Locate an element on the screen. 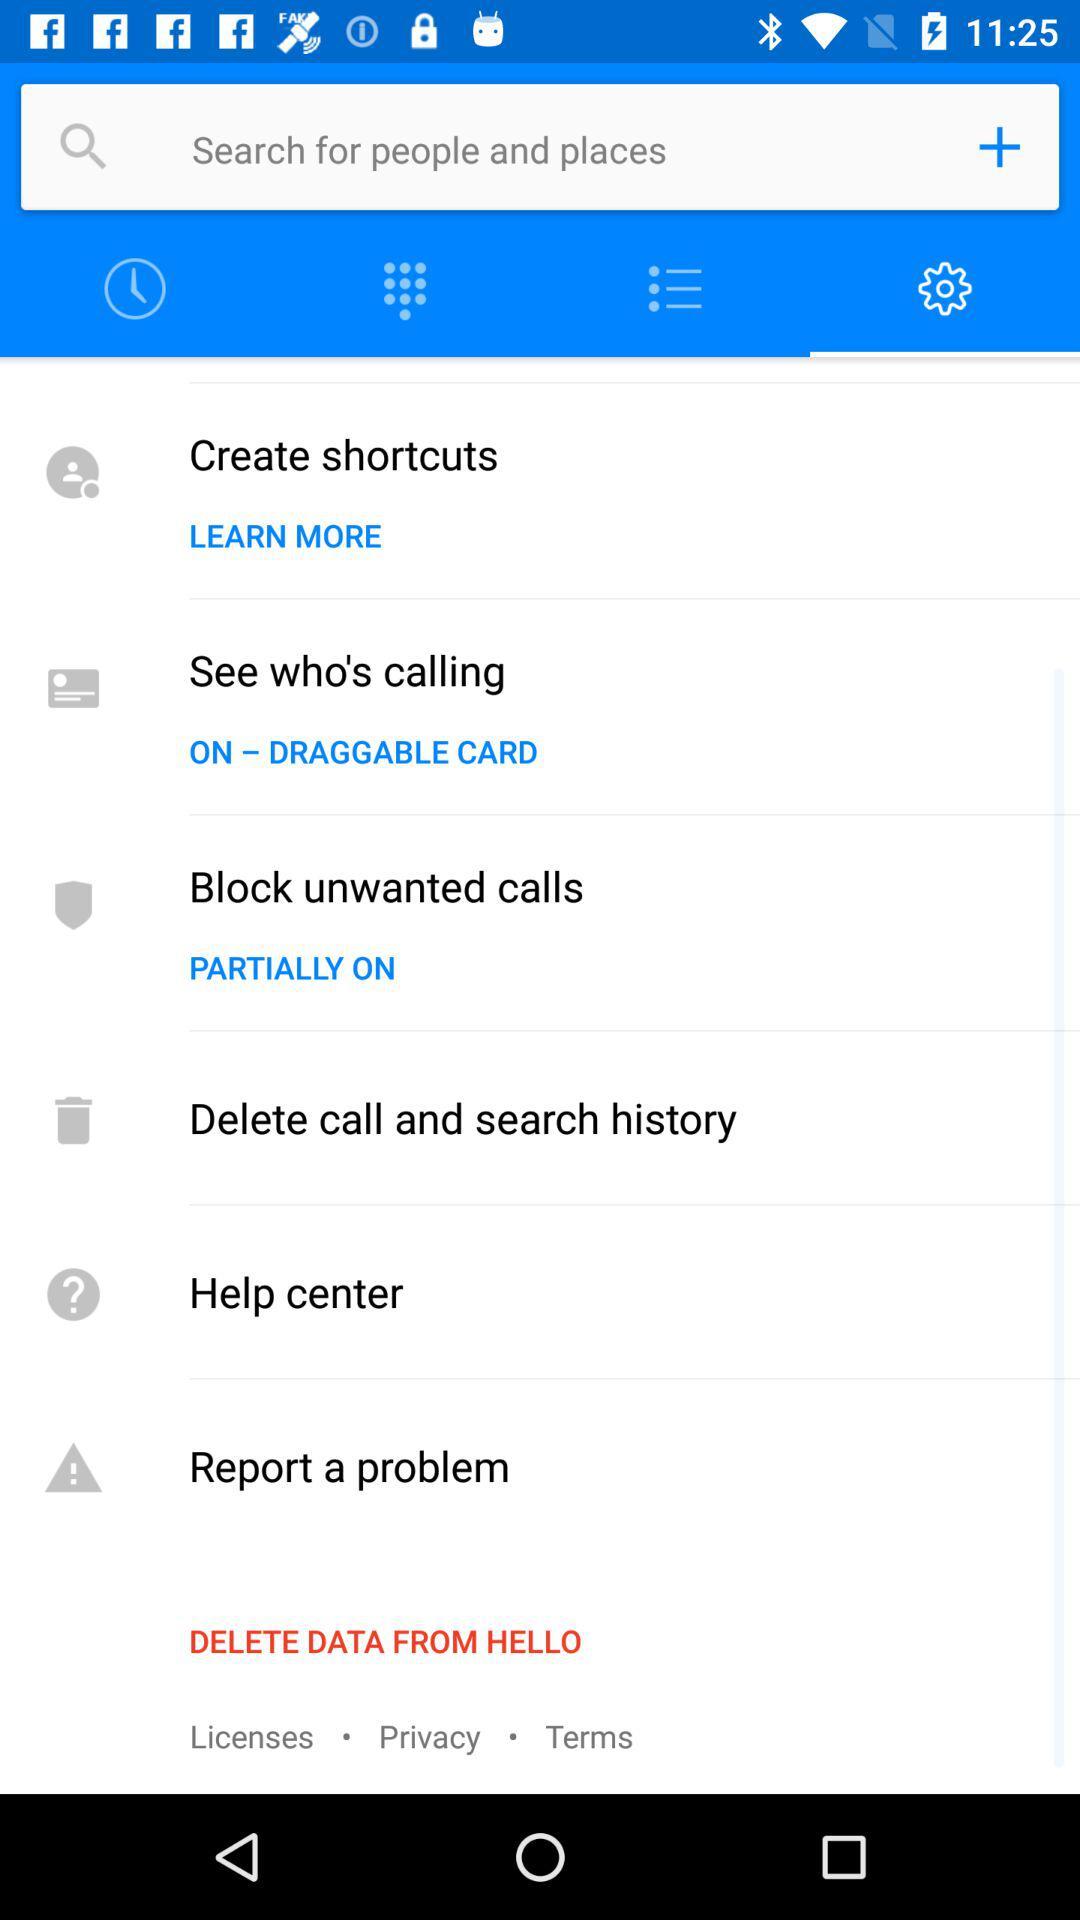 This screenshot has height=1920, width=1080. expand search function is located at coordinates (999, 146).